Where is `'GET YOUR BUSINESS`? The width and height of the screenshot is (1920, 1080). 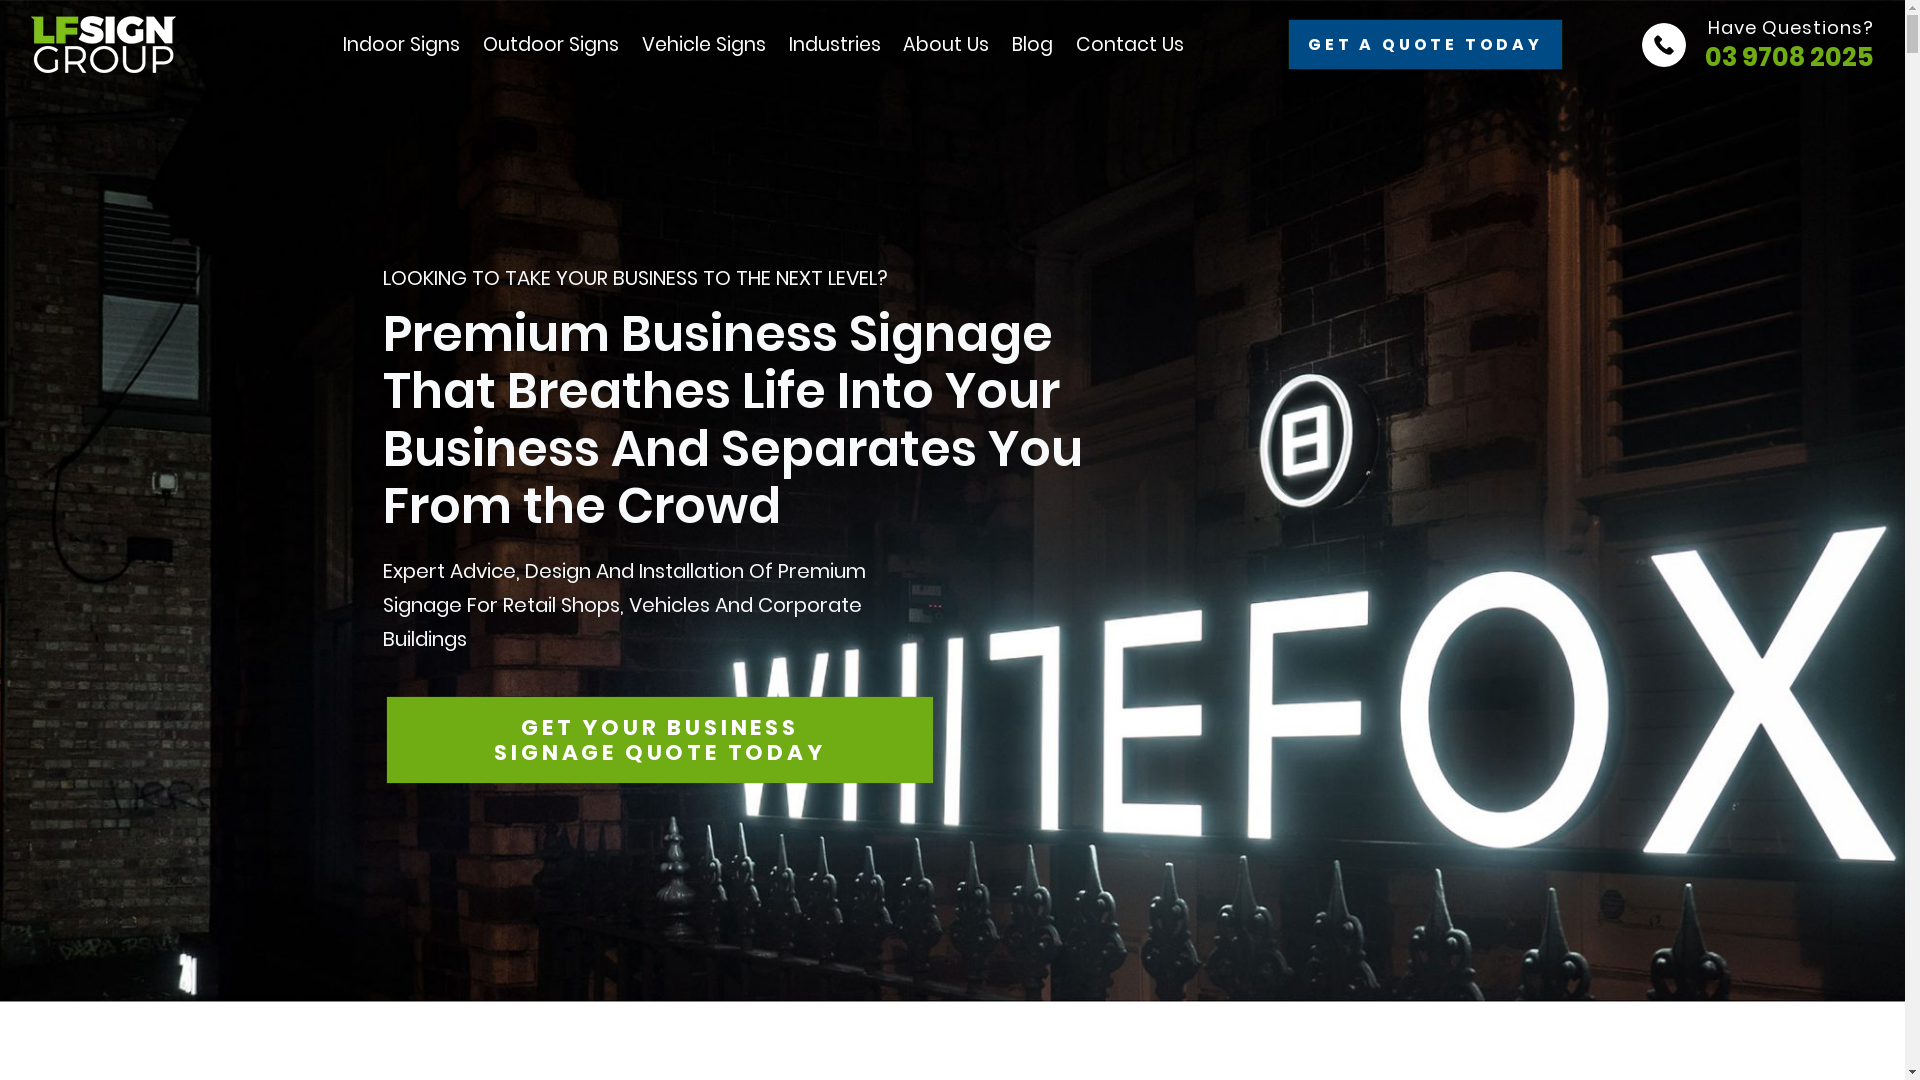 'GET YOUR BUSINESS is located at coordinates (659, 740).